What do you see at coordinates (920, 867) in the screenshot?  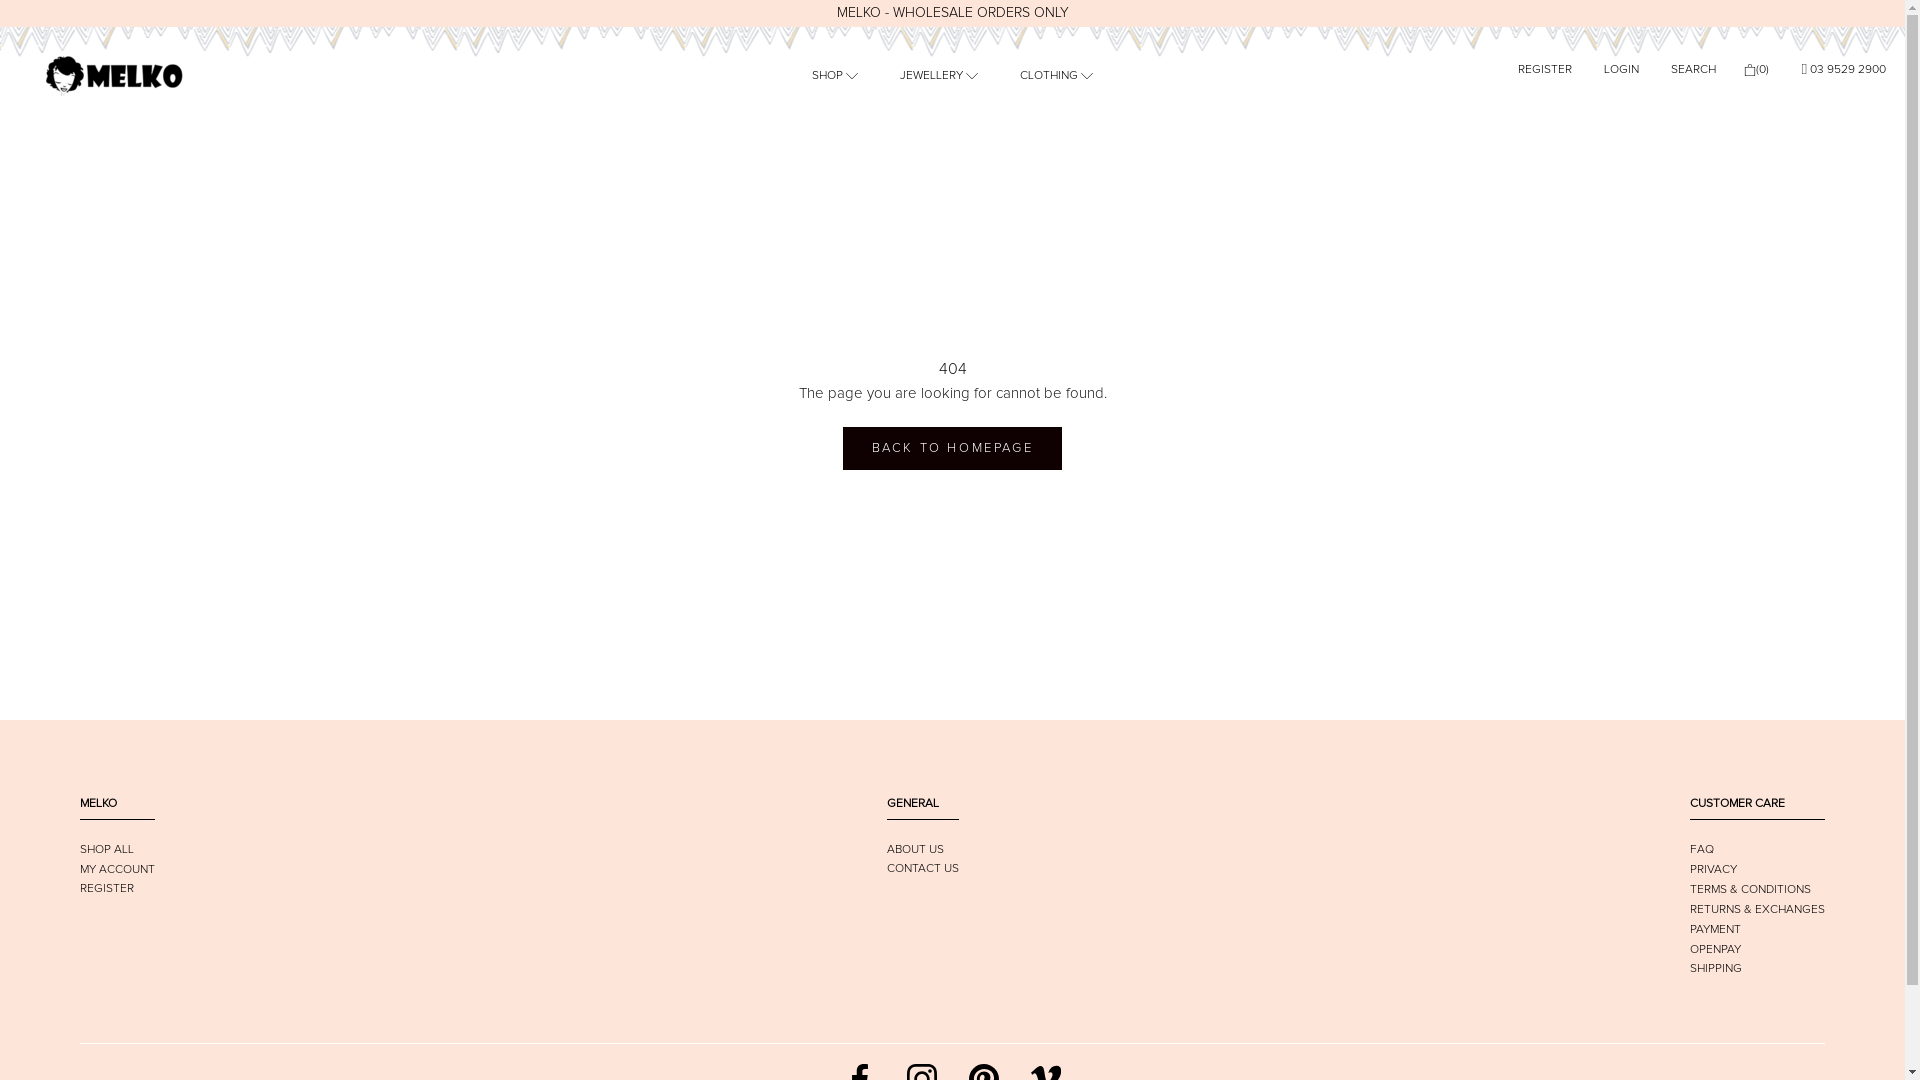 I see `'CONTACT US'` at bounding box center [920, 867].